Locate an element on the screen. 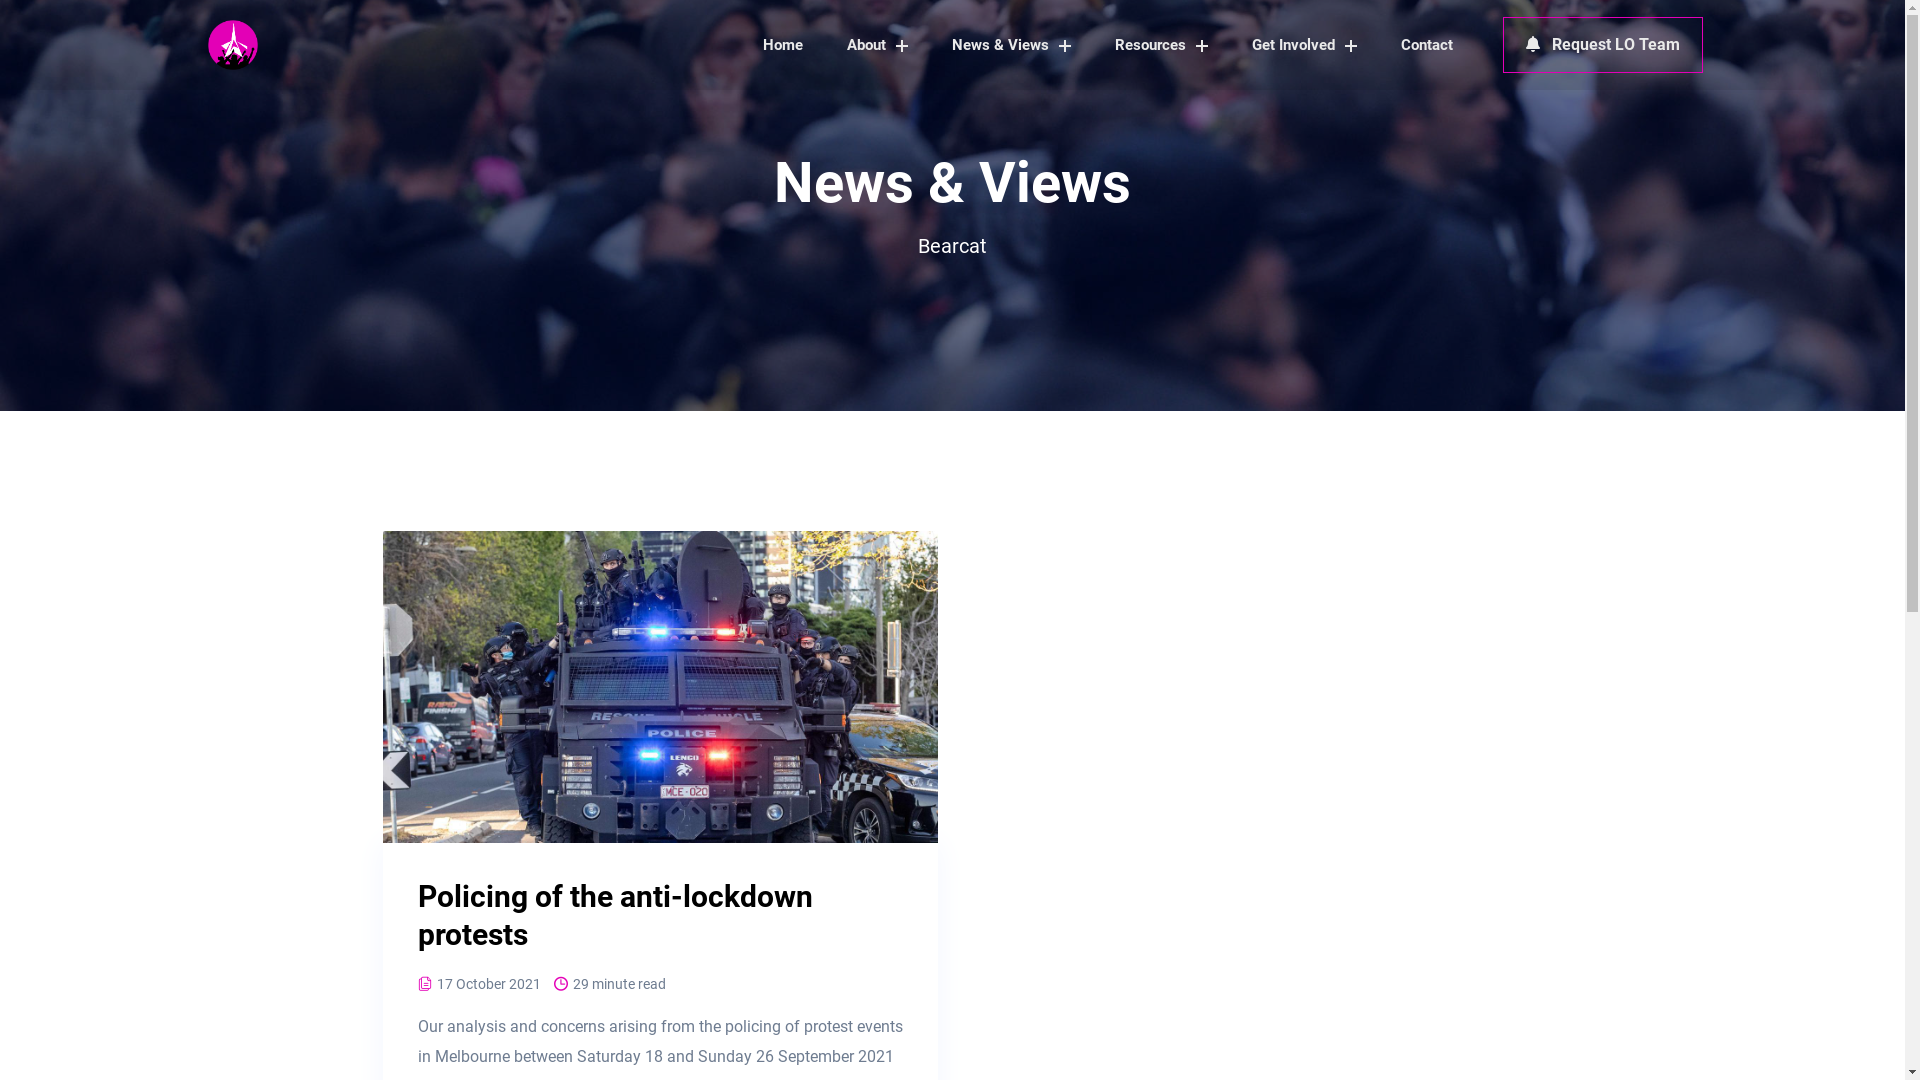  '   Request LO Team' is located at coordinates (1502, 45).